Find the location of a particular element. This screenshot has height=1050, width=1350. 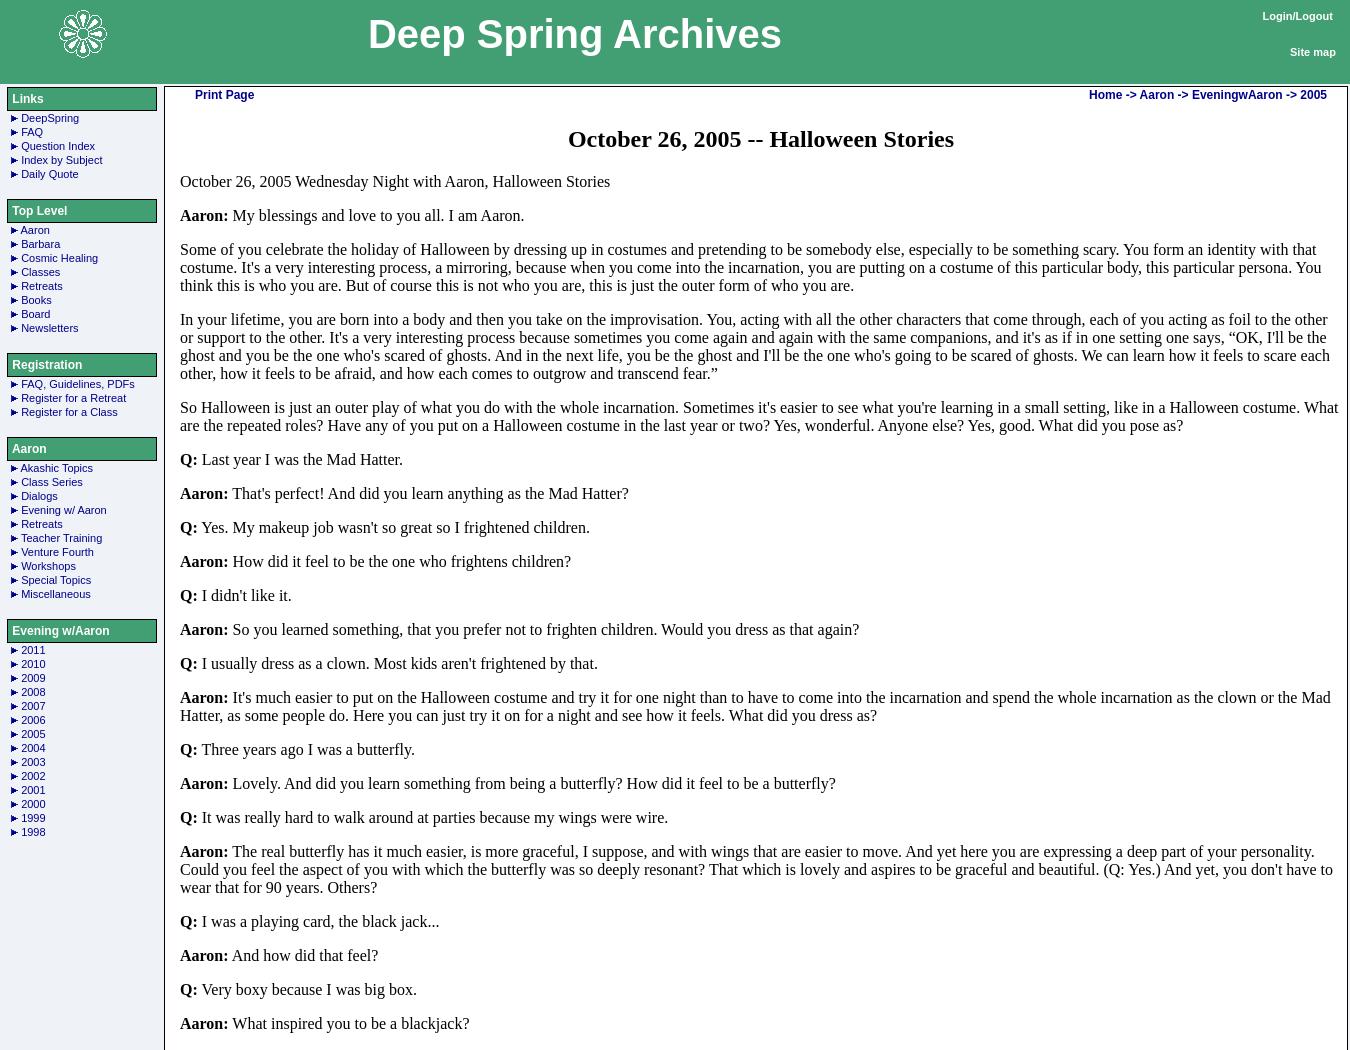

'I didn't like it.' is located at coordinates (242, 593).